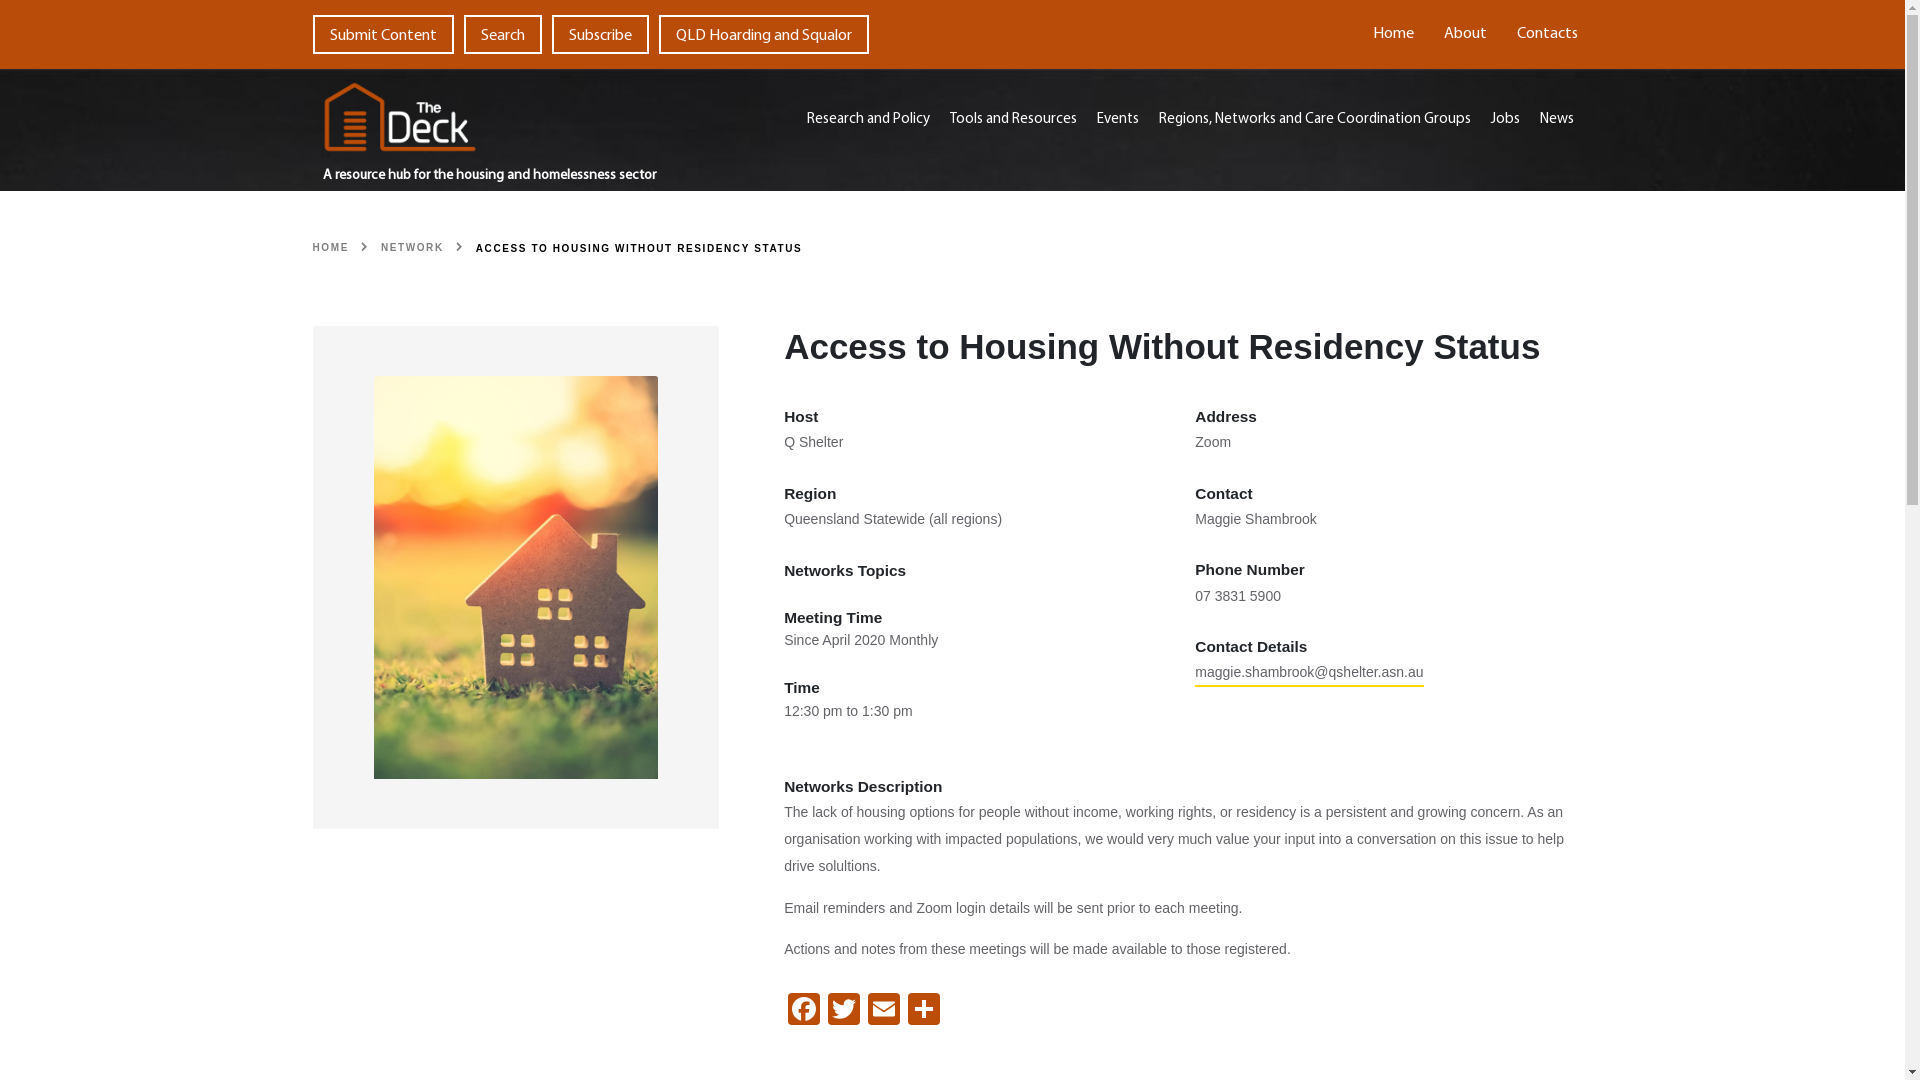 The height and width of the screenshot is (1080, 1920). What do you see at coordinates (844, 1011) in the screenshot?
I see `'Twitter'` at bounding box center [844, 1011].